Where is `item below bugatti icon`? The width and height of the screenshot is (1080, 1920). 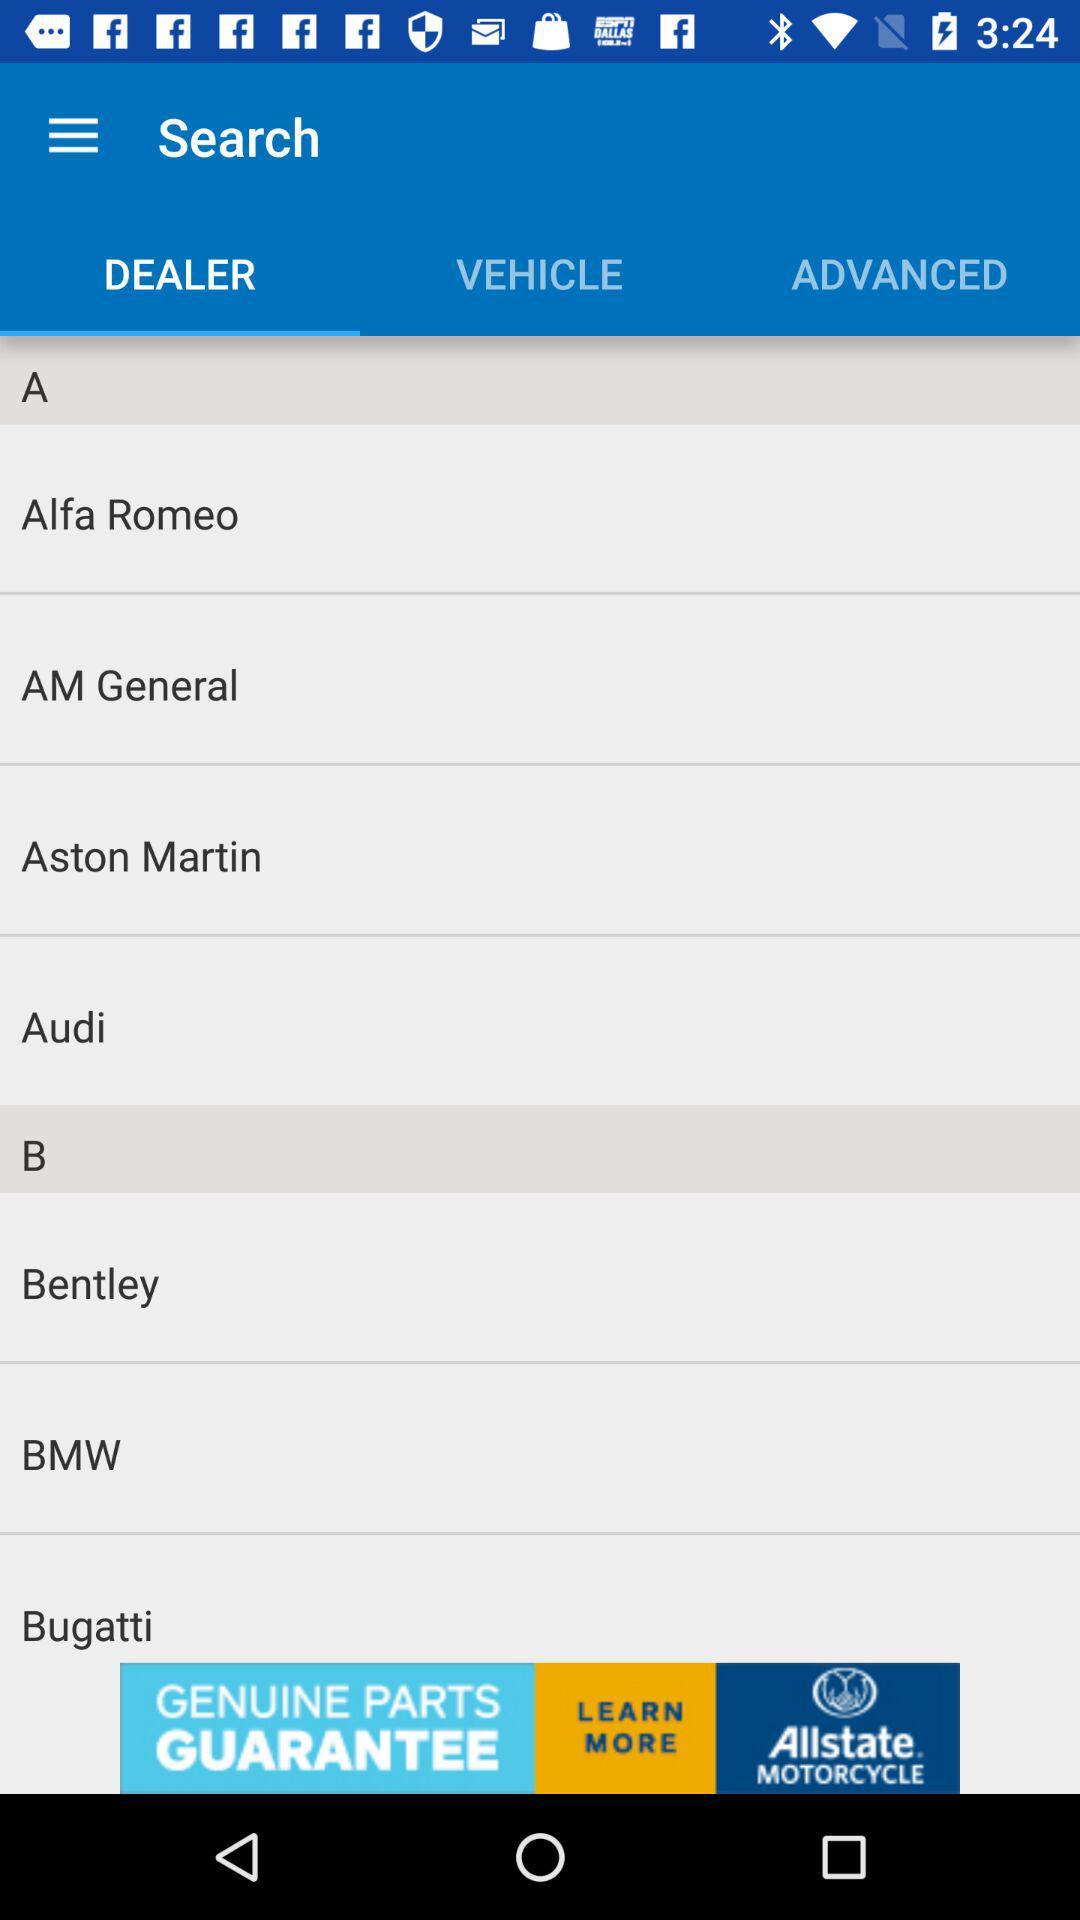
item below bugatti icon is located at coordinates (540, 1727).